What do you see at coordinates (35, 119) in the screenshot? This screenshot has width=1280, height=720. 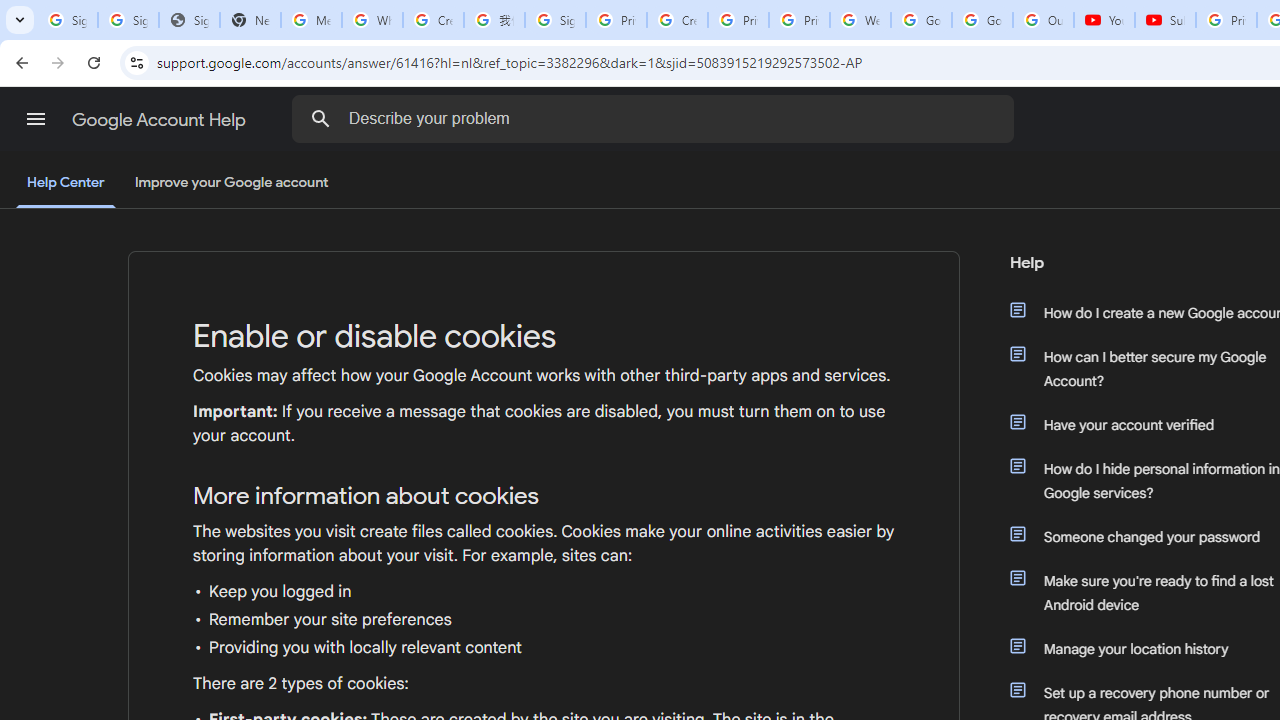 I see `'Main menu'` at bounding box center [35, 119].